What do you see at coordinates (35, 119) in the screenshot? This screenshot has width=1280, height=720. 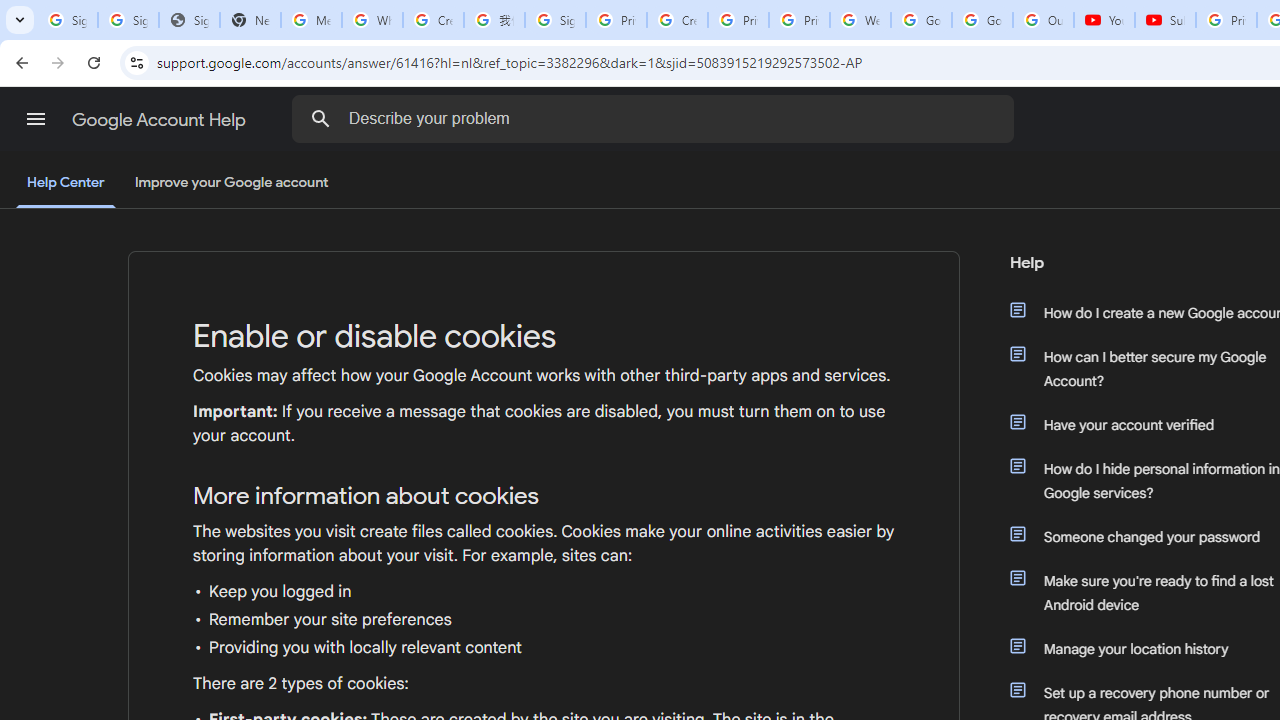 I see `'Main menu'` at bounding box center [35, 119].